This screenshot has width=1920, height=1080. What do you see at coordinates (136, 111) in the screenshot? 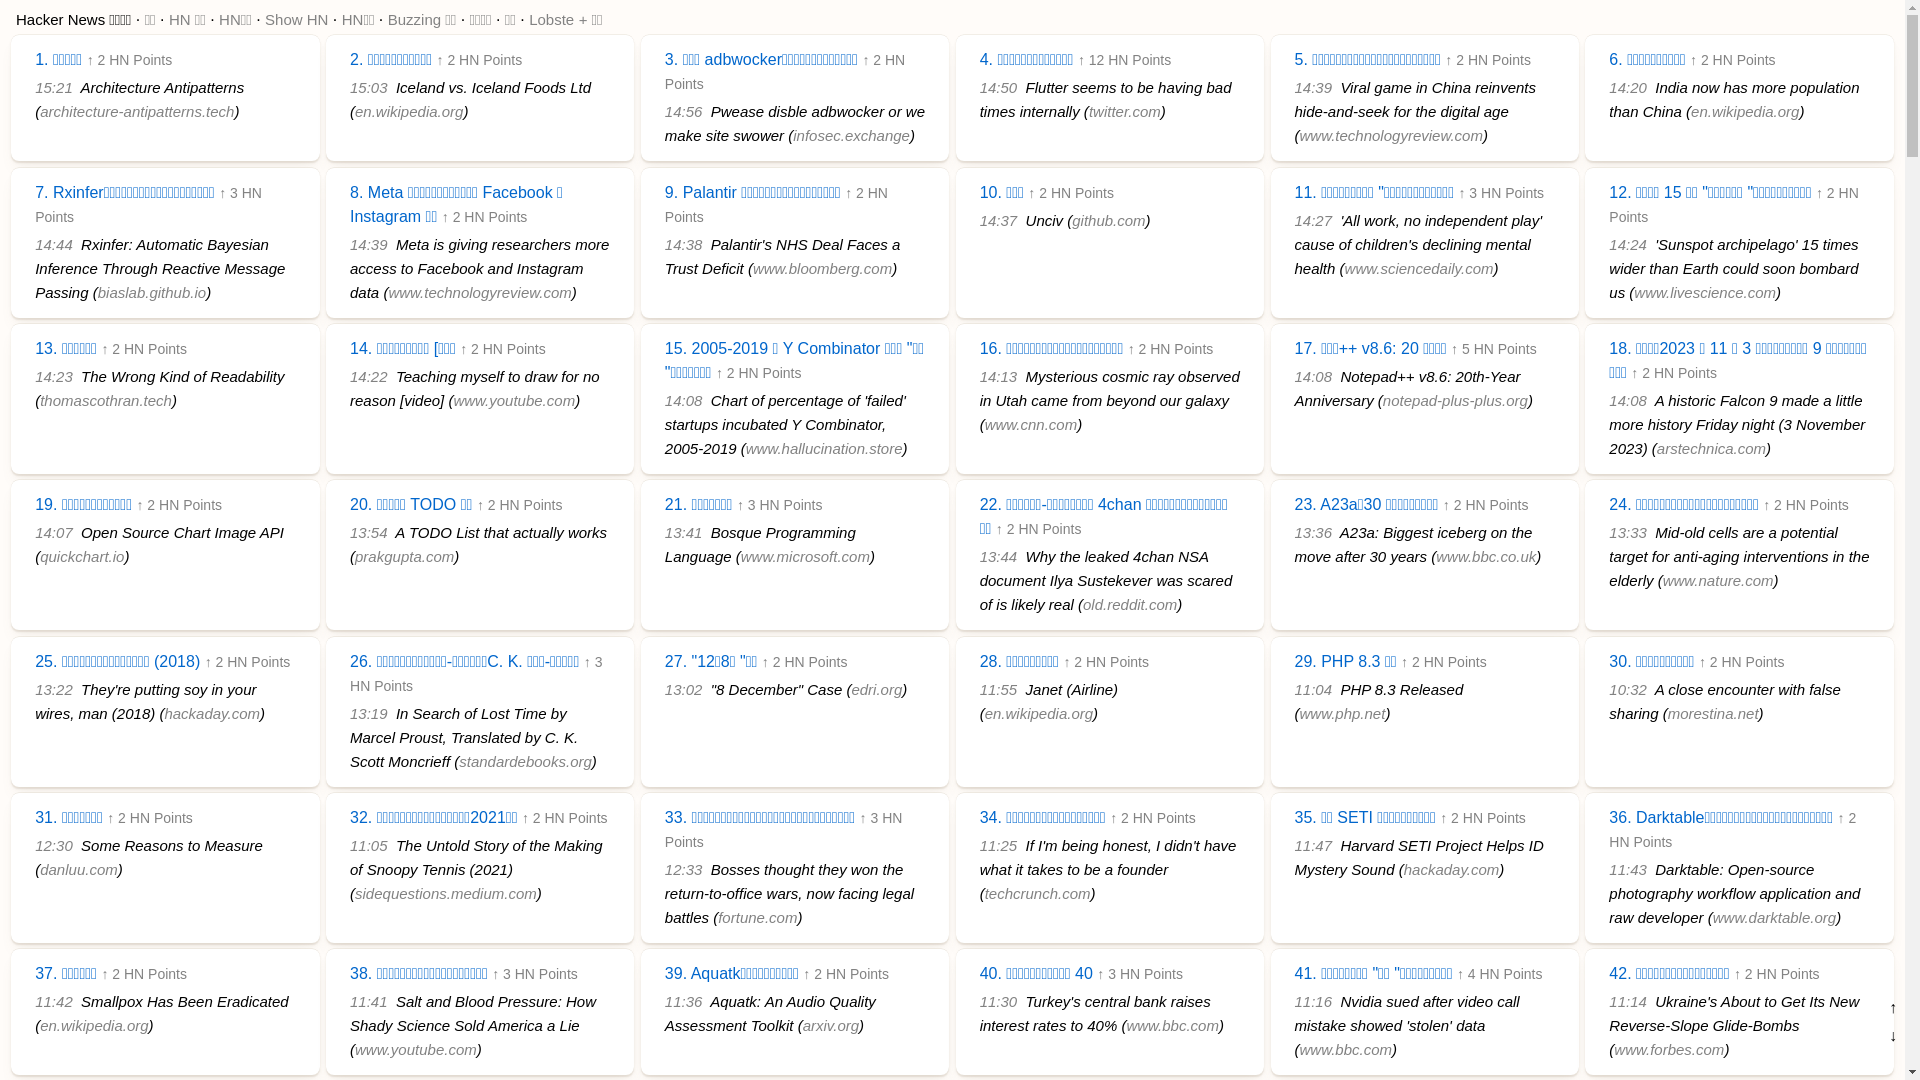
I see `'architecture-antipatterns.tech'` at bounding box center [136, 111].